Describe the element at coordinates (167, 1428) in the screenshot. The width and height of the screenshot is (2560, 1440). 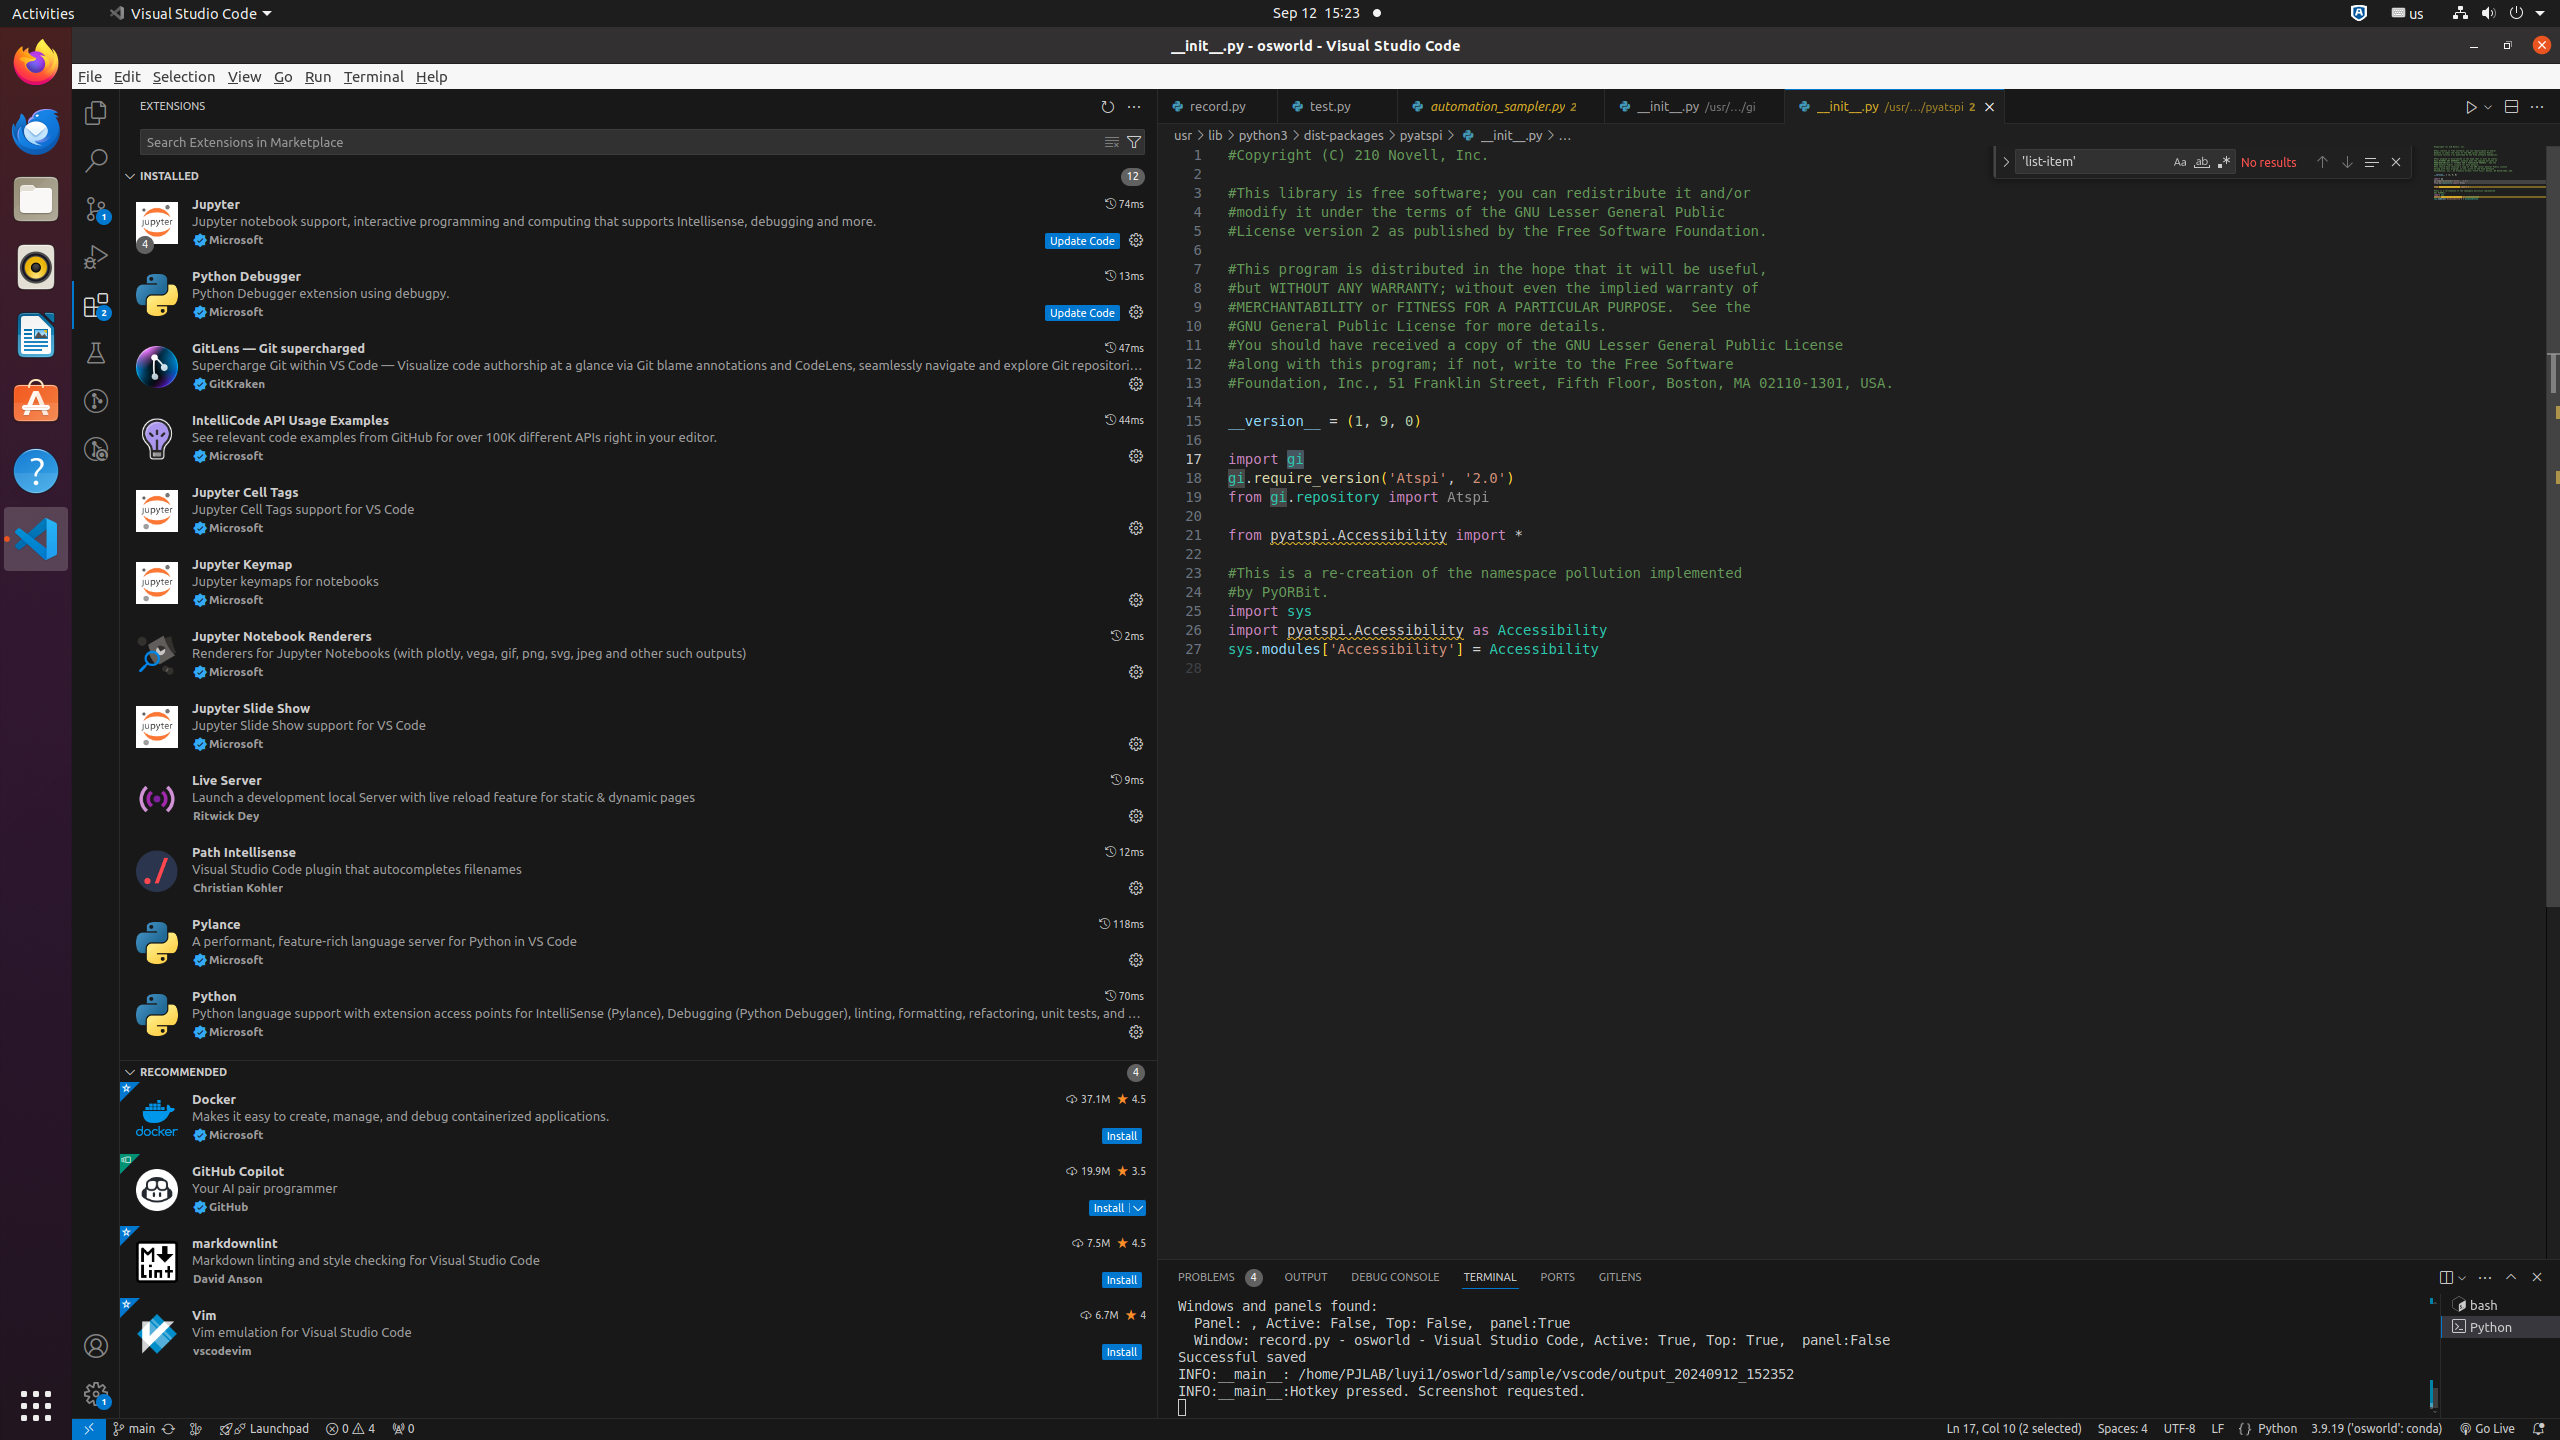
I see `'OSWorld (Git) - Synchronize Changes'` at that location.